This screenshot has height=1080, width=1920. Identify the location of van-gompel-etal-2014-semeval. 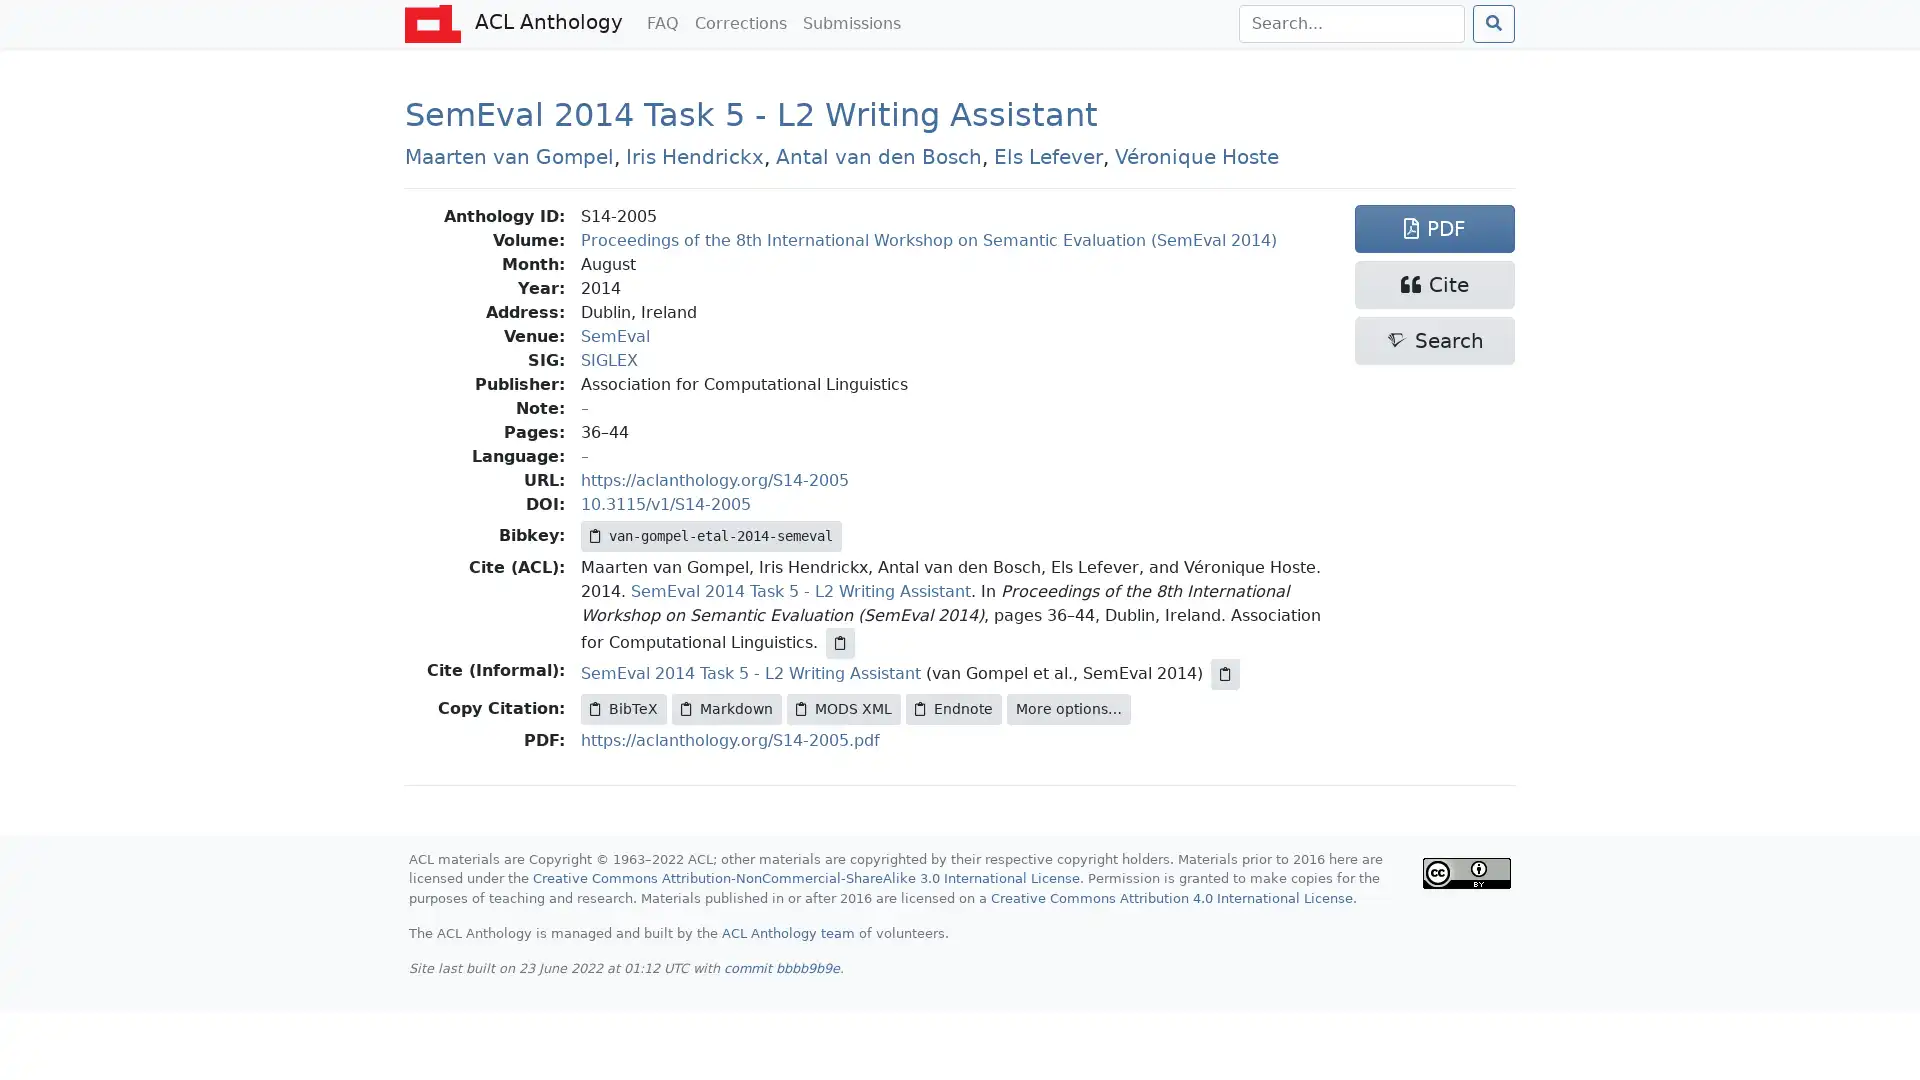
(711, 535).